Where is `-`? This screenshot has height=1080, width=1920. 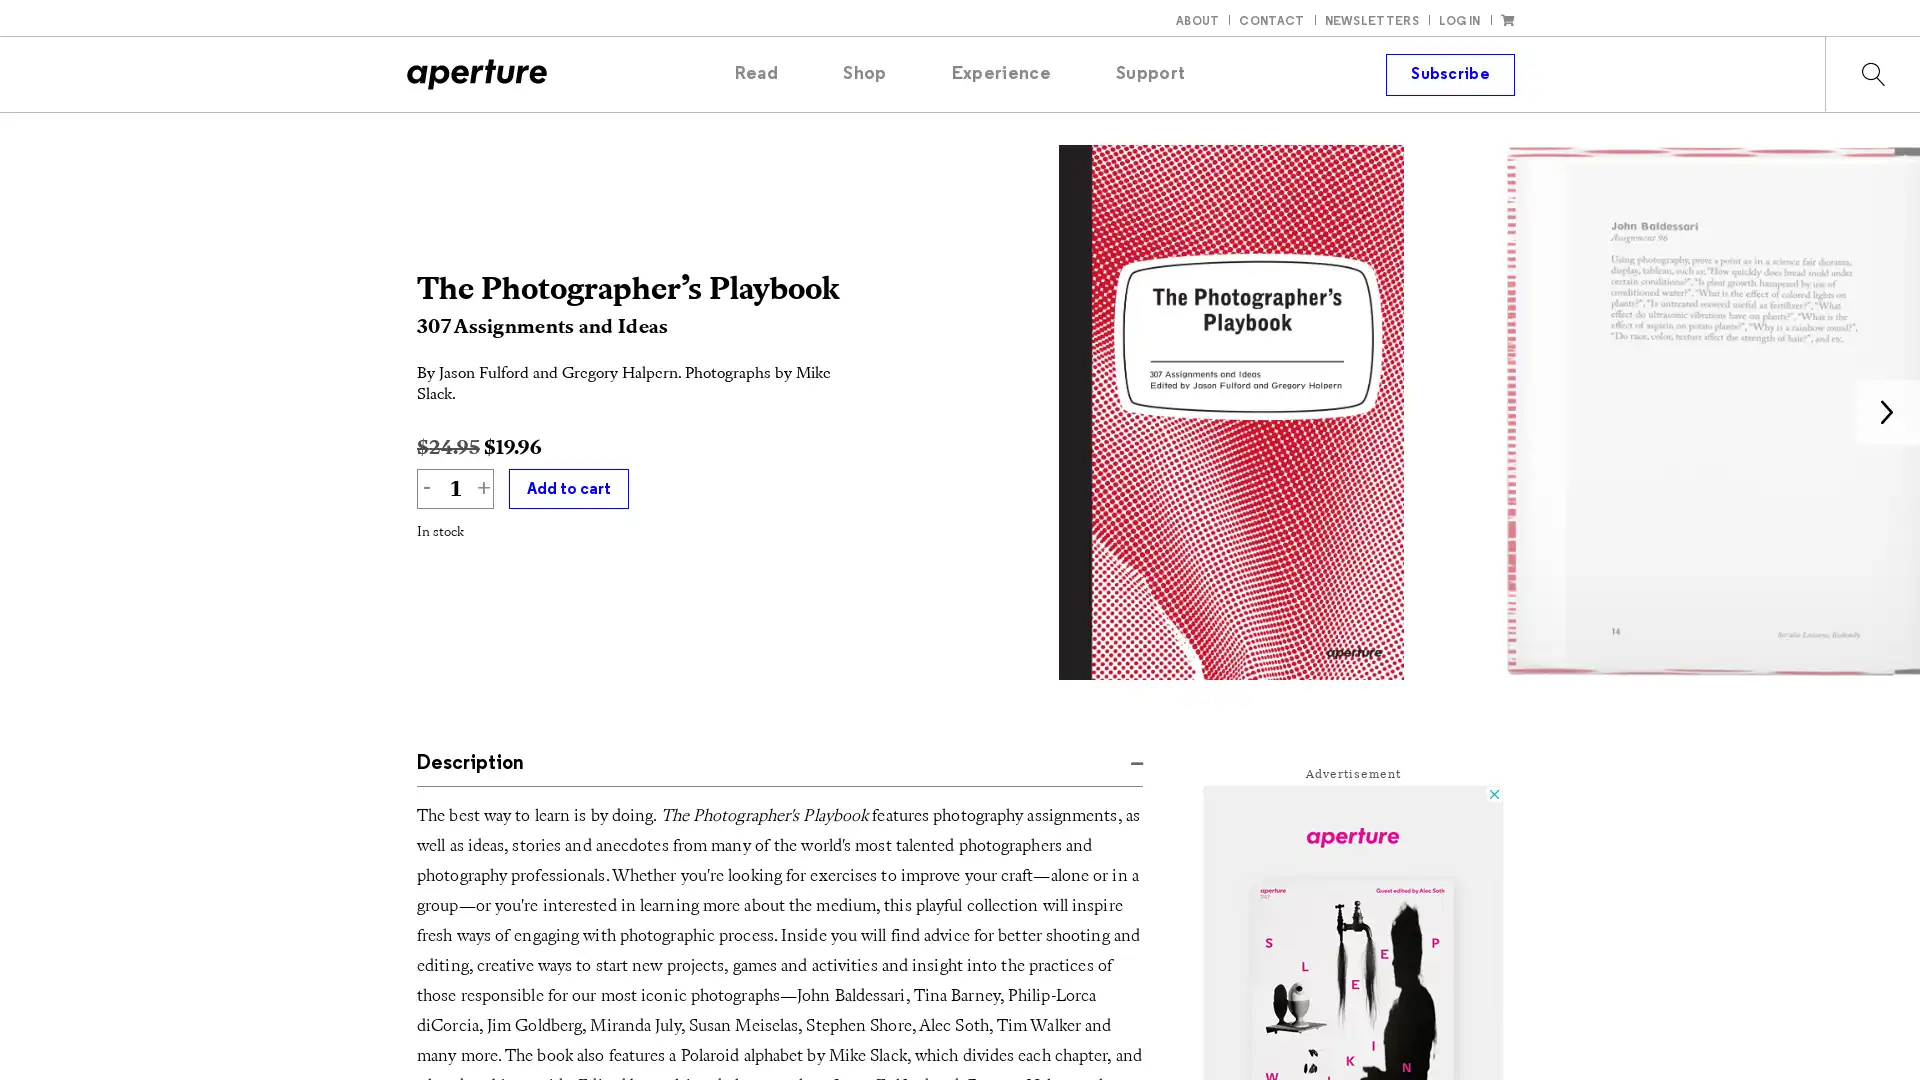 - is located at coordinates (426, 489).